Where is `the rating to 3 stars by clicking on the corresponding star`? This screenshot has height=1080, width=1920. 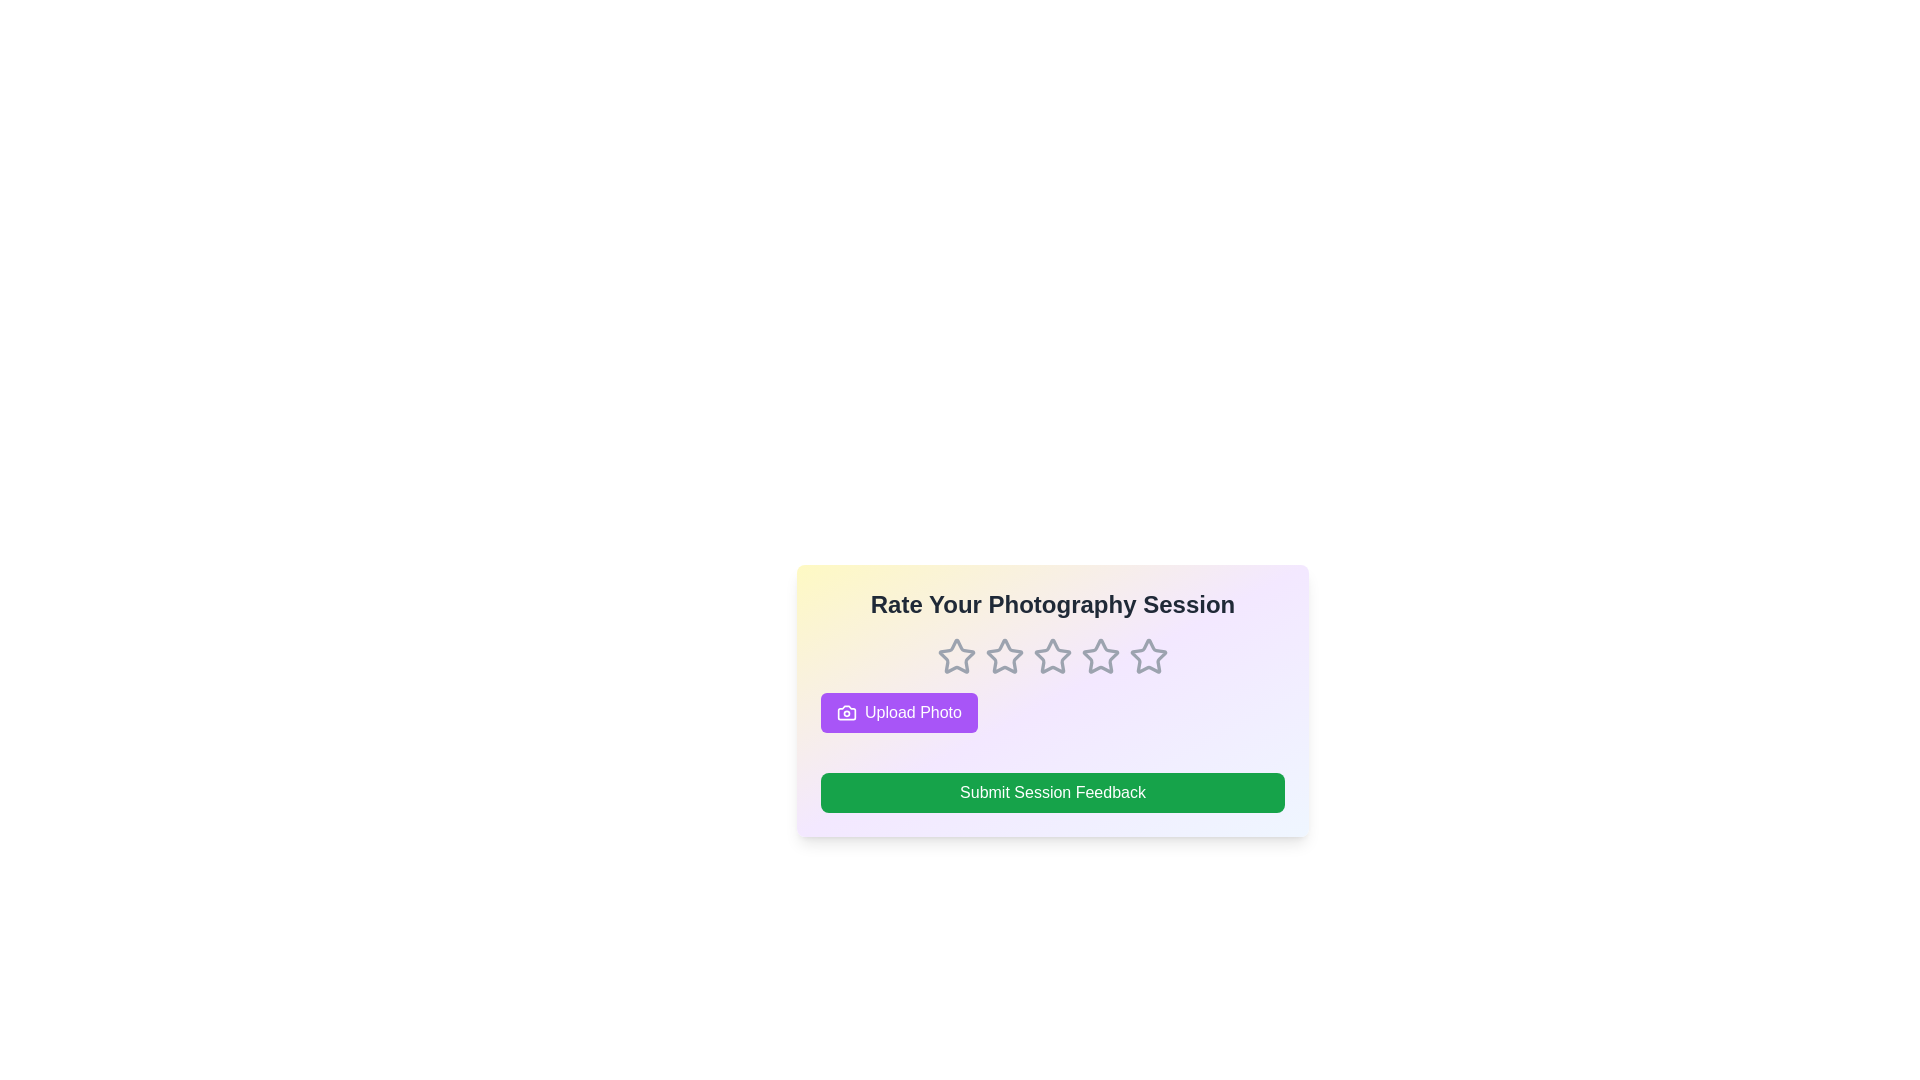 the rating to 3 stars by clicking on the corresponding star is located at coordinates (1051, 656).